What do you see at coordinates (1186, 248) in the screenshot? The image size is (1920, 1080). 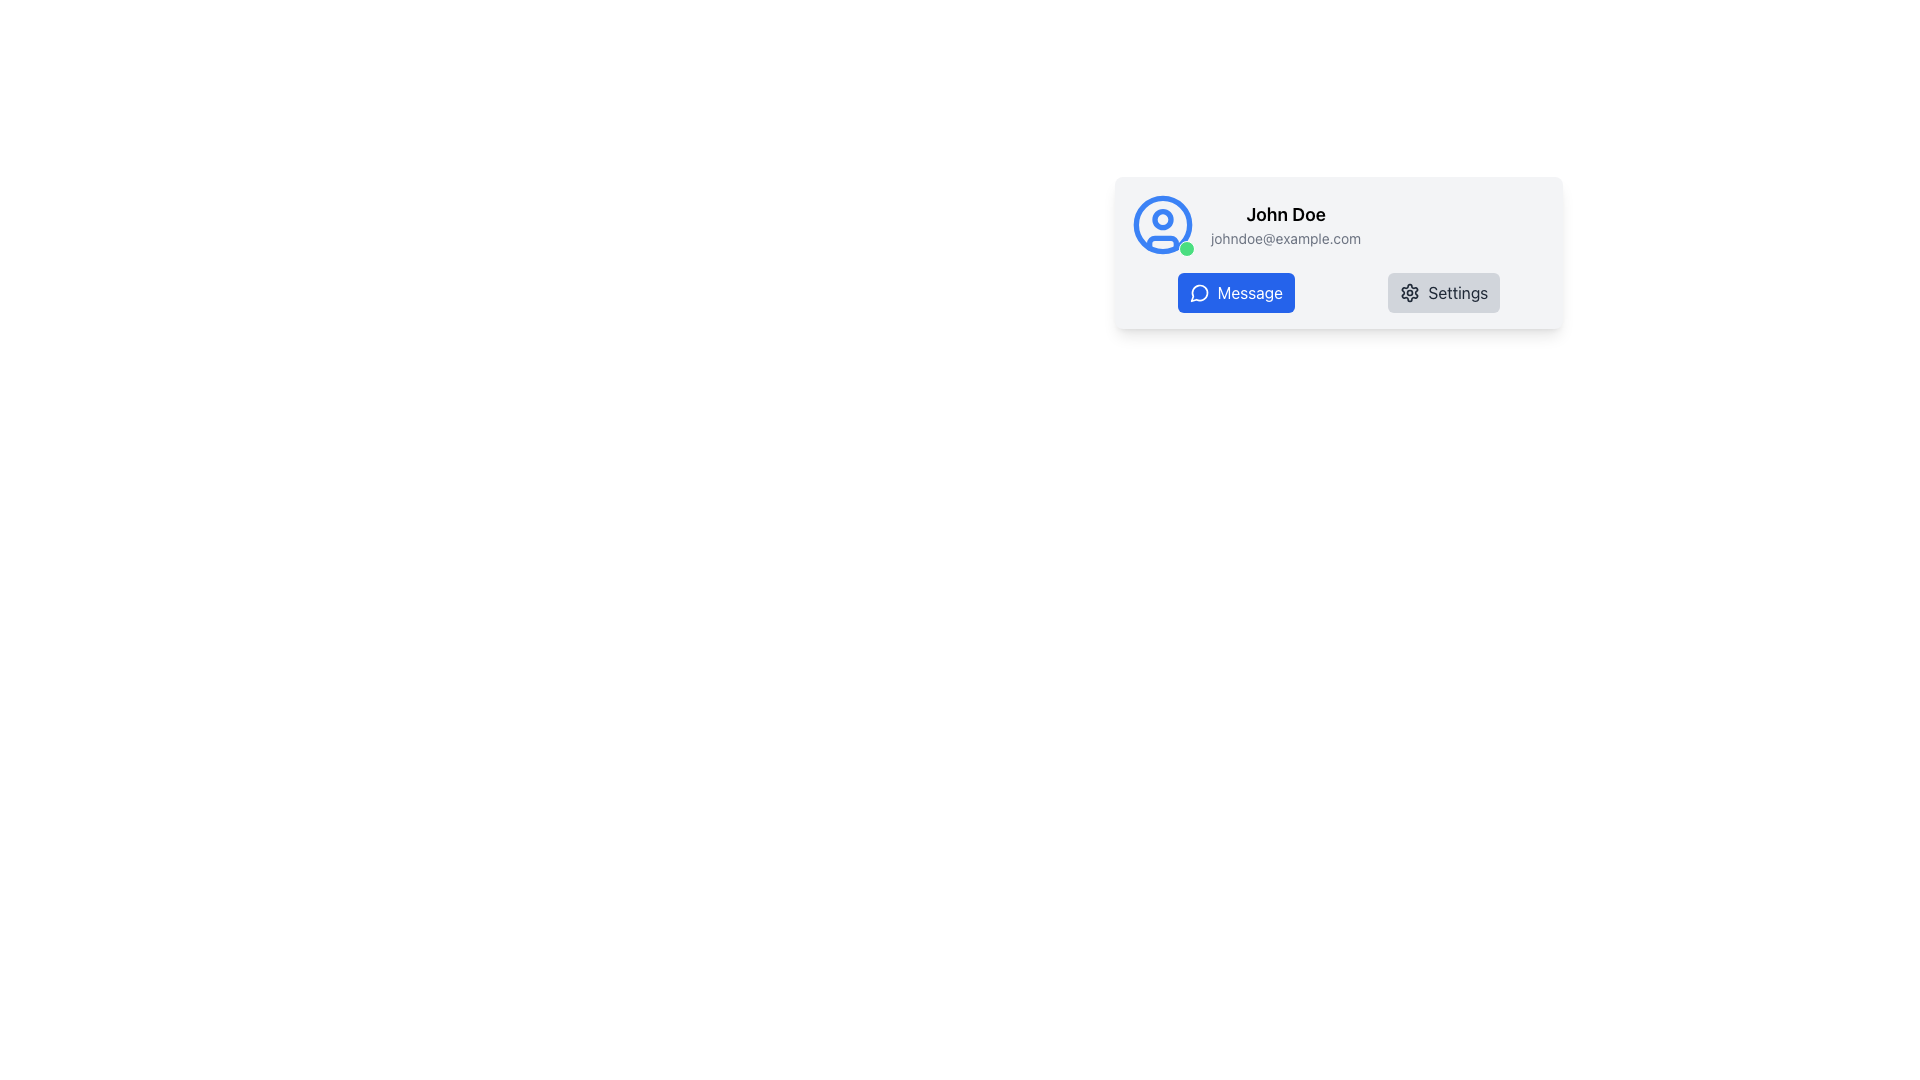 I see `the online status of the user represented by the Status Indicator Badge located at the bottom-right corner of the user profile icon next to 'John Doe'` at bounding box center [1186, 248].